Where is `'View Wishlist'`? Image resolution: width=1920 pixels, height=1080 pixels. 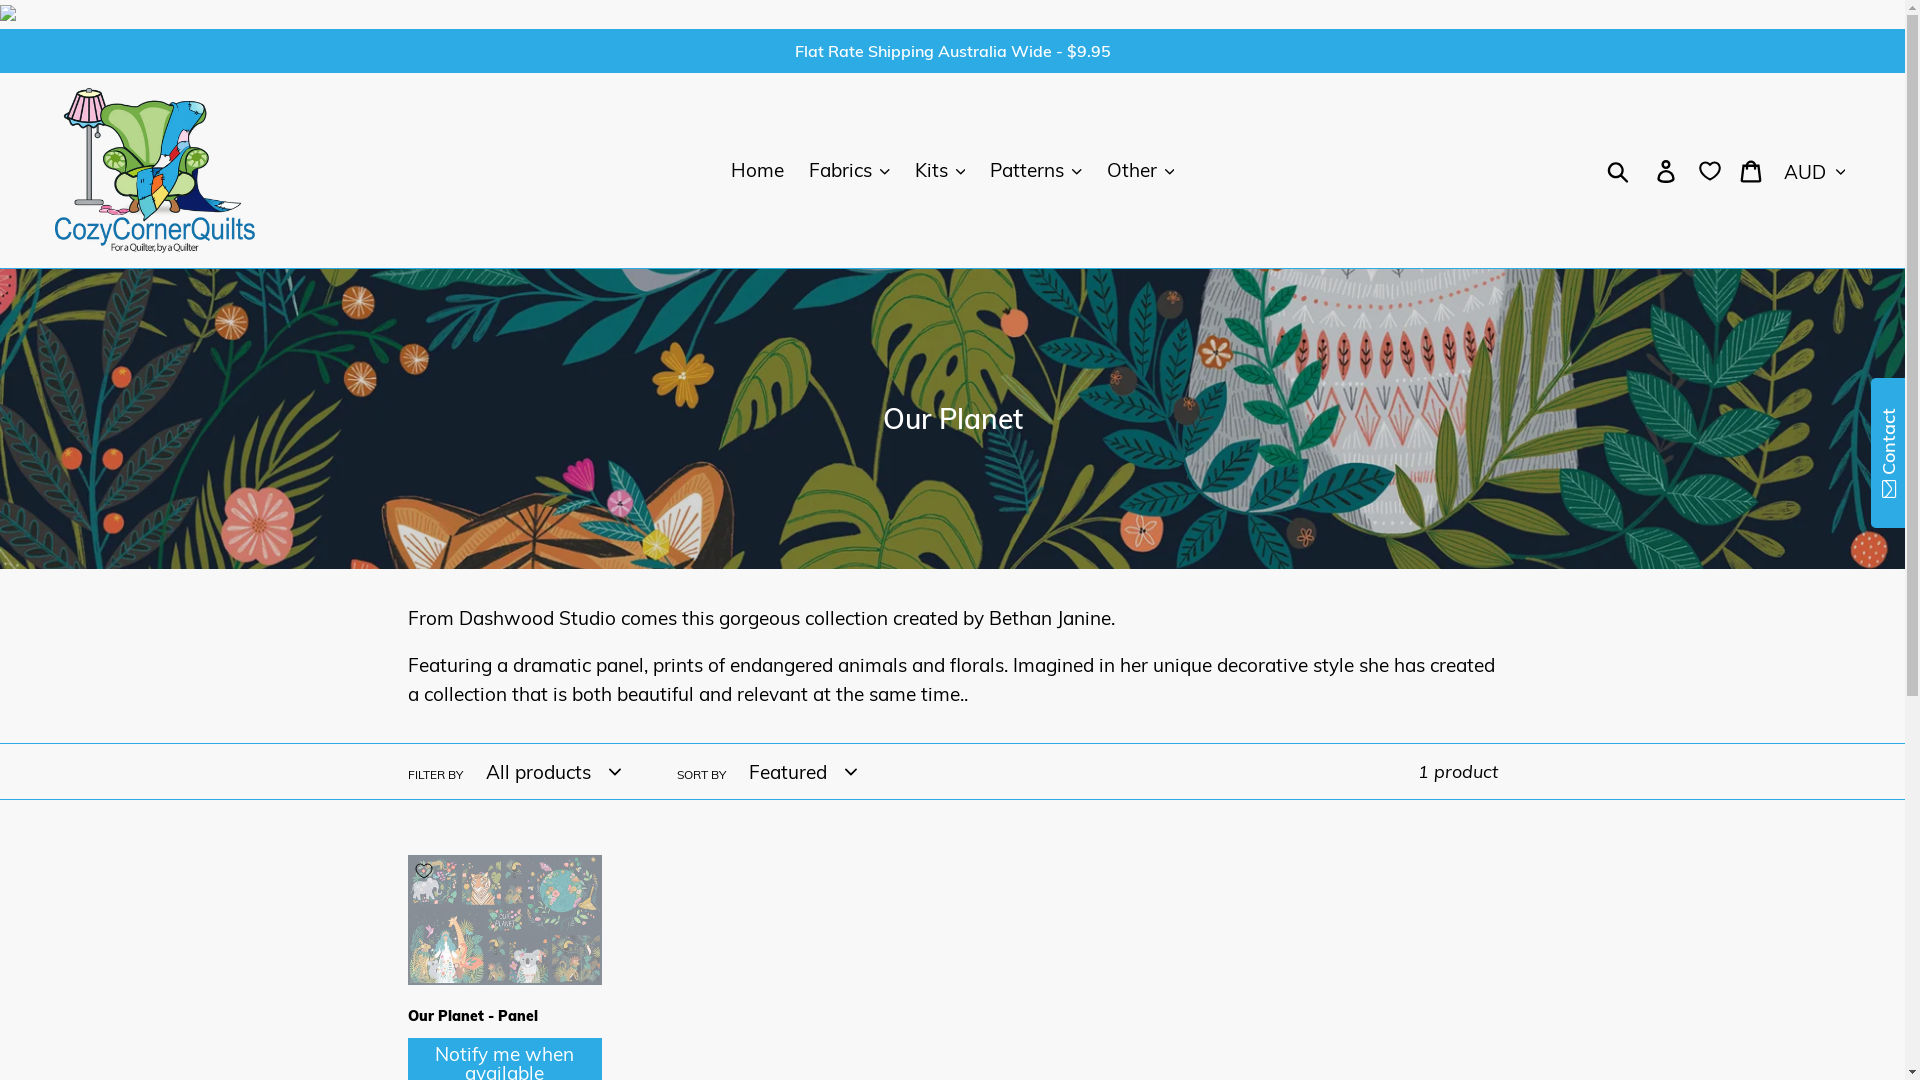 'View Wishlist' is located at coordinates (1708, 168).